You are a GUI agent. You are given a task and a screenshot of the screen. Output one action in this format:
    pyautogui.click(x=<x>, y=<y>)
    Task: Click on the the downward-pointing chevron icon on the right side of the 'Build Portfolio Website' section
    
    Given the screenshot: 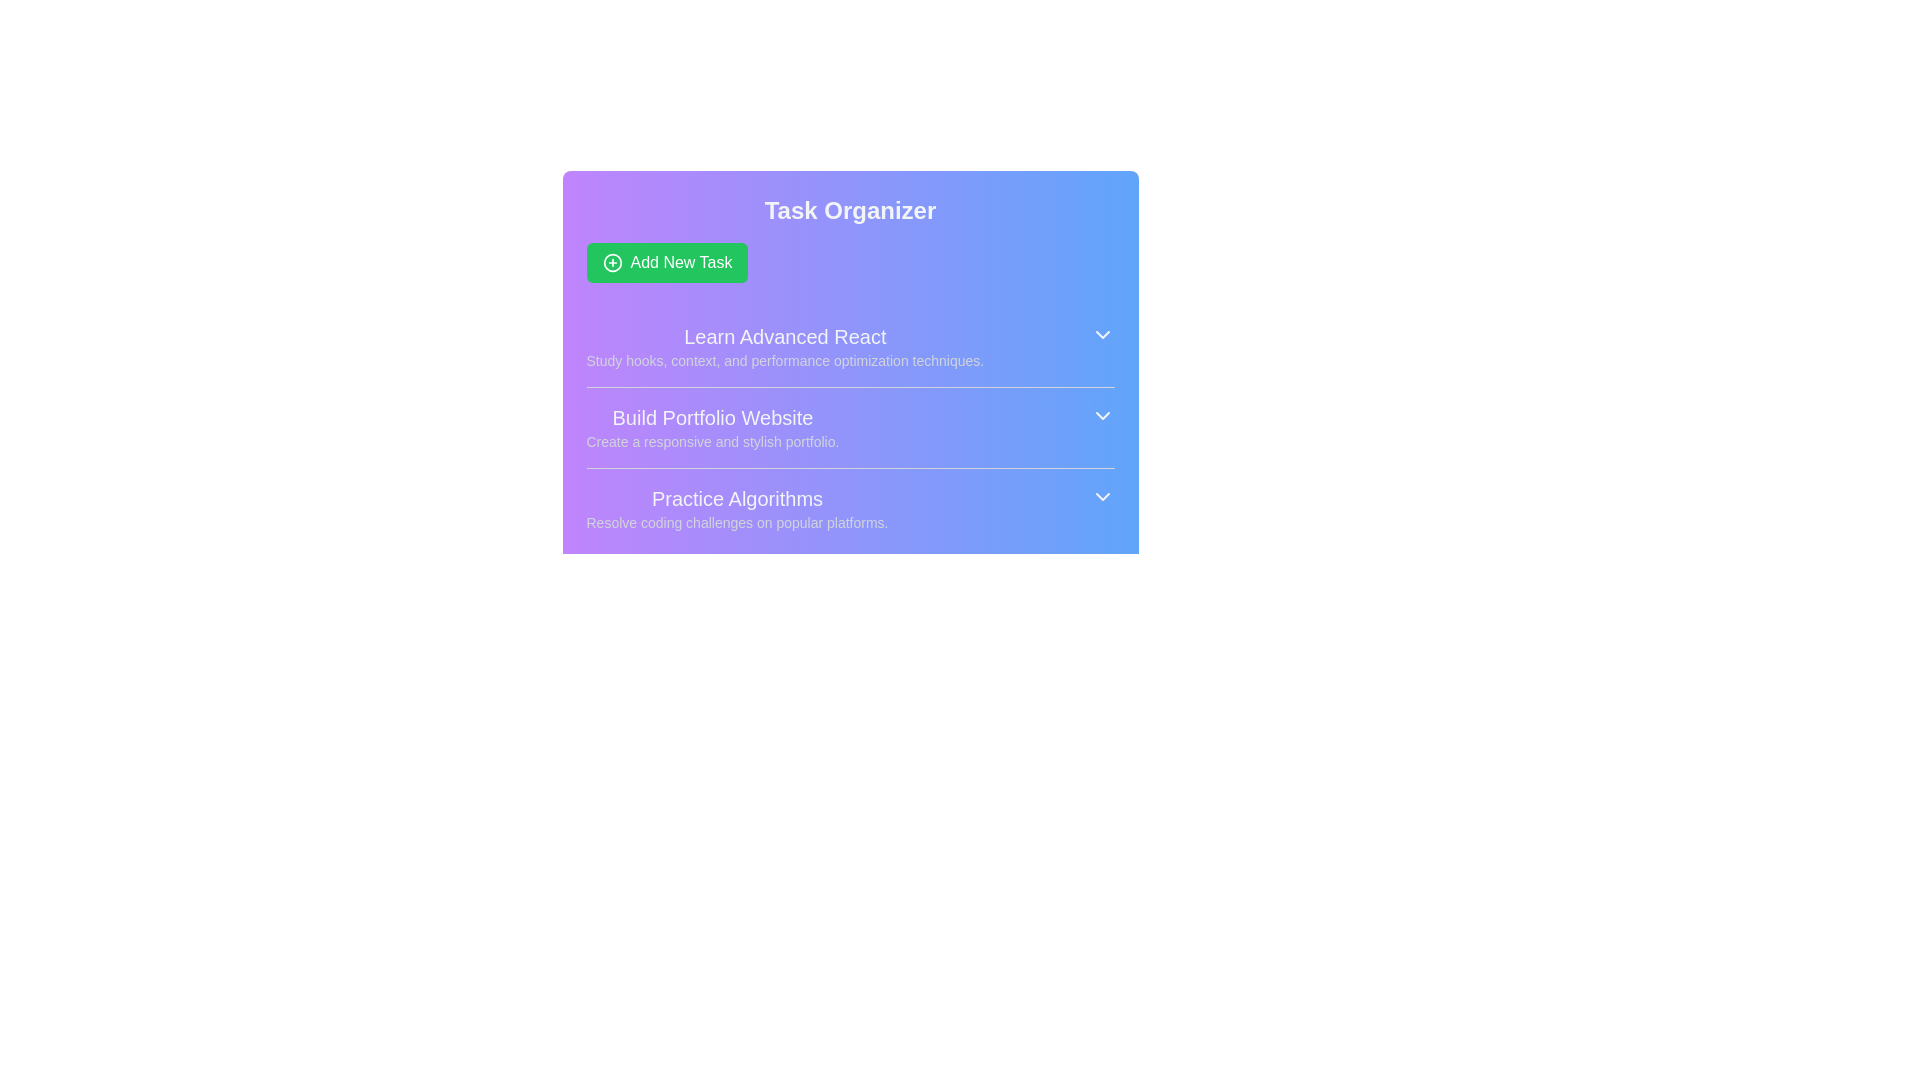 What is the action you would take?
    pyautogui.click(x=1101, y=415)
    